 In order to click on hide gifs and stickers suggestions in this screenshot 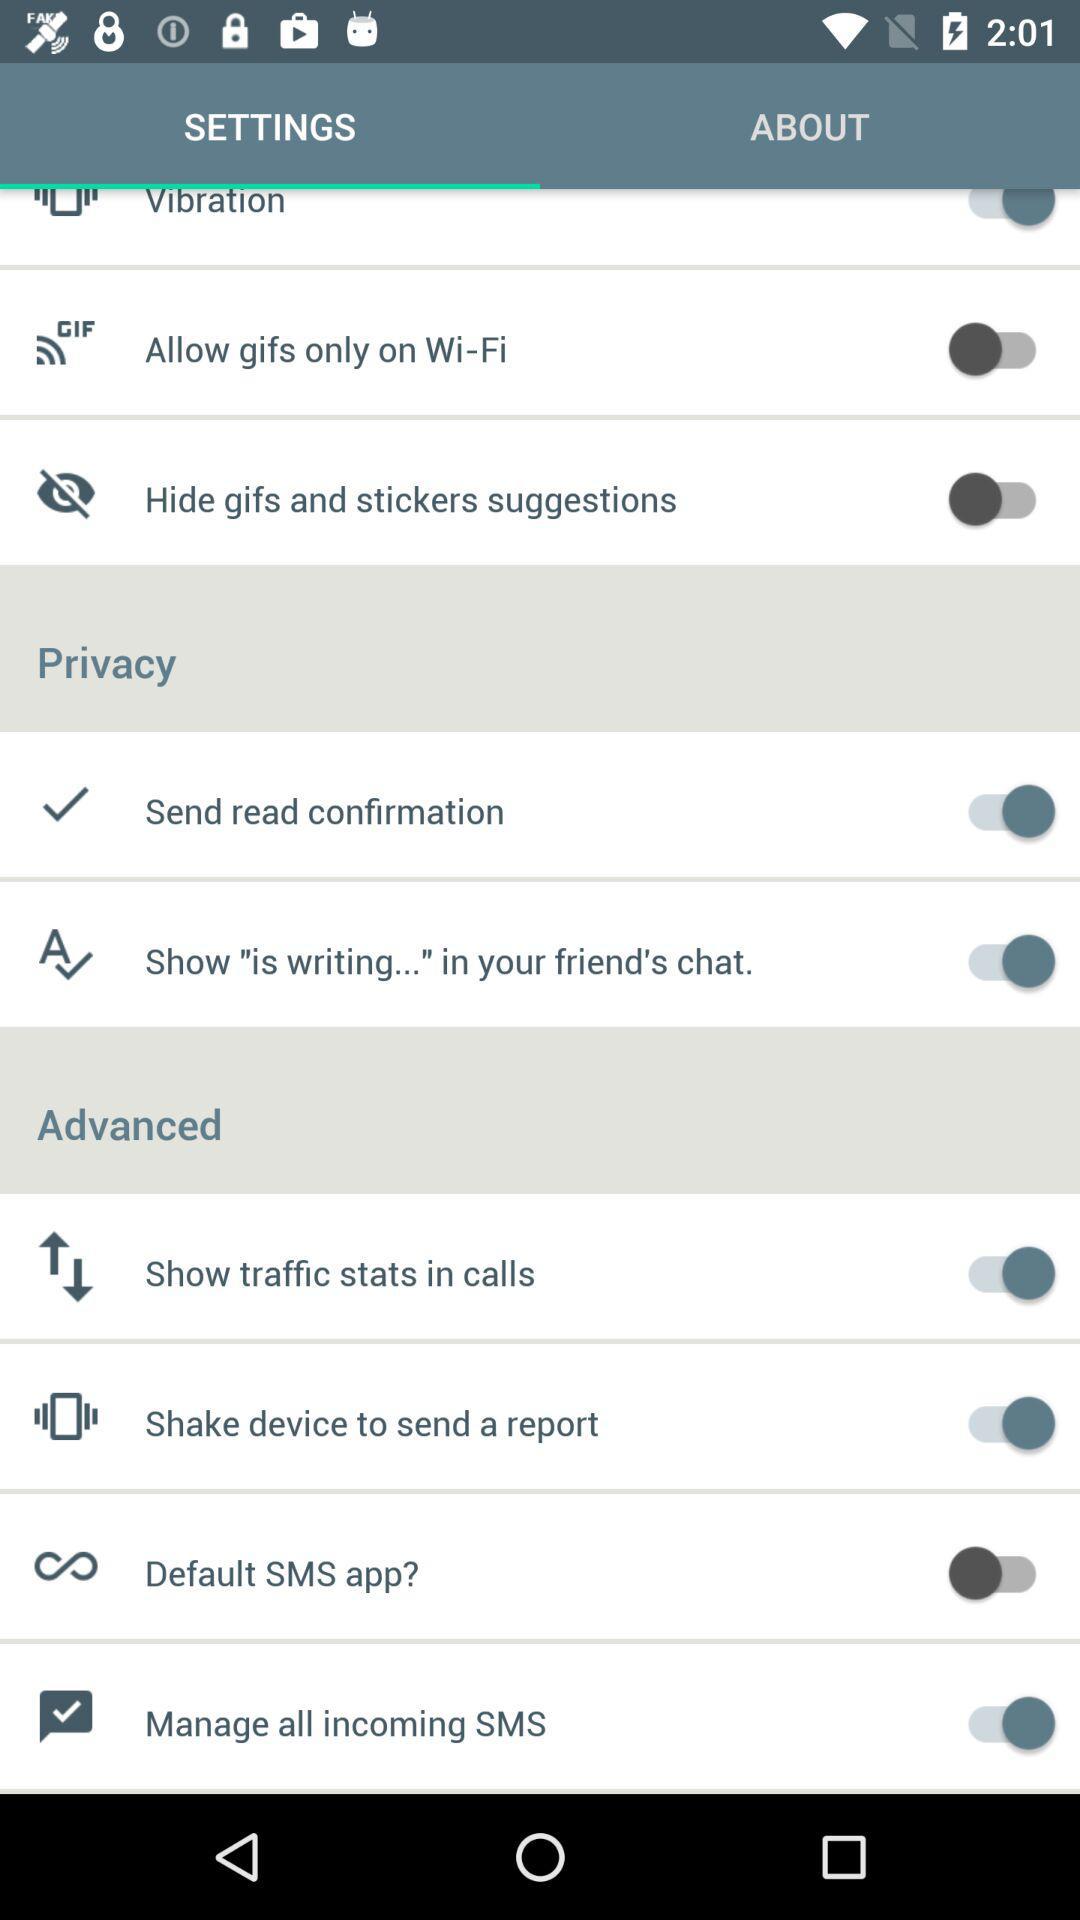, I will do `click(1002, 496)`.